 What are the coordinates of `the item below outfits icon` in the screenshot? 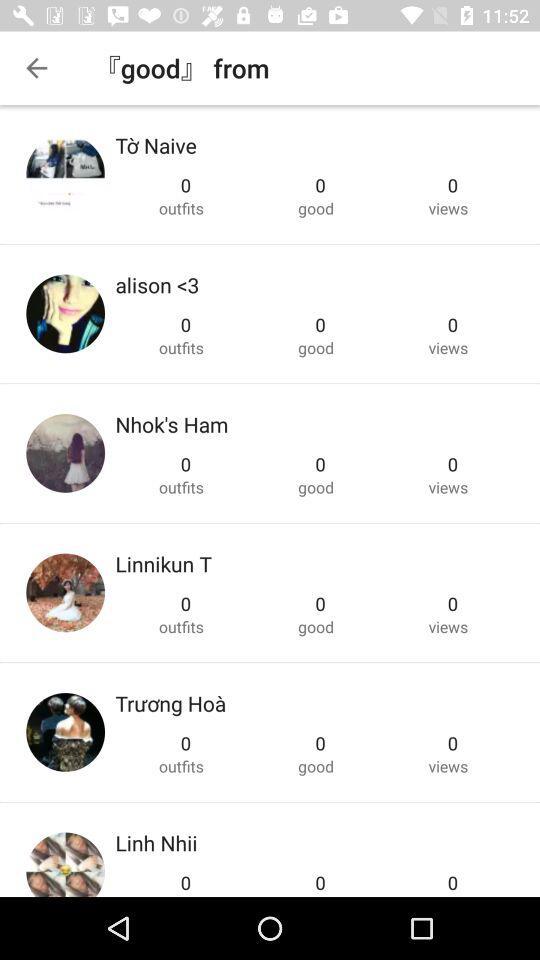 It's located at (170, 703).